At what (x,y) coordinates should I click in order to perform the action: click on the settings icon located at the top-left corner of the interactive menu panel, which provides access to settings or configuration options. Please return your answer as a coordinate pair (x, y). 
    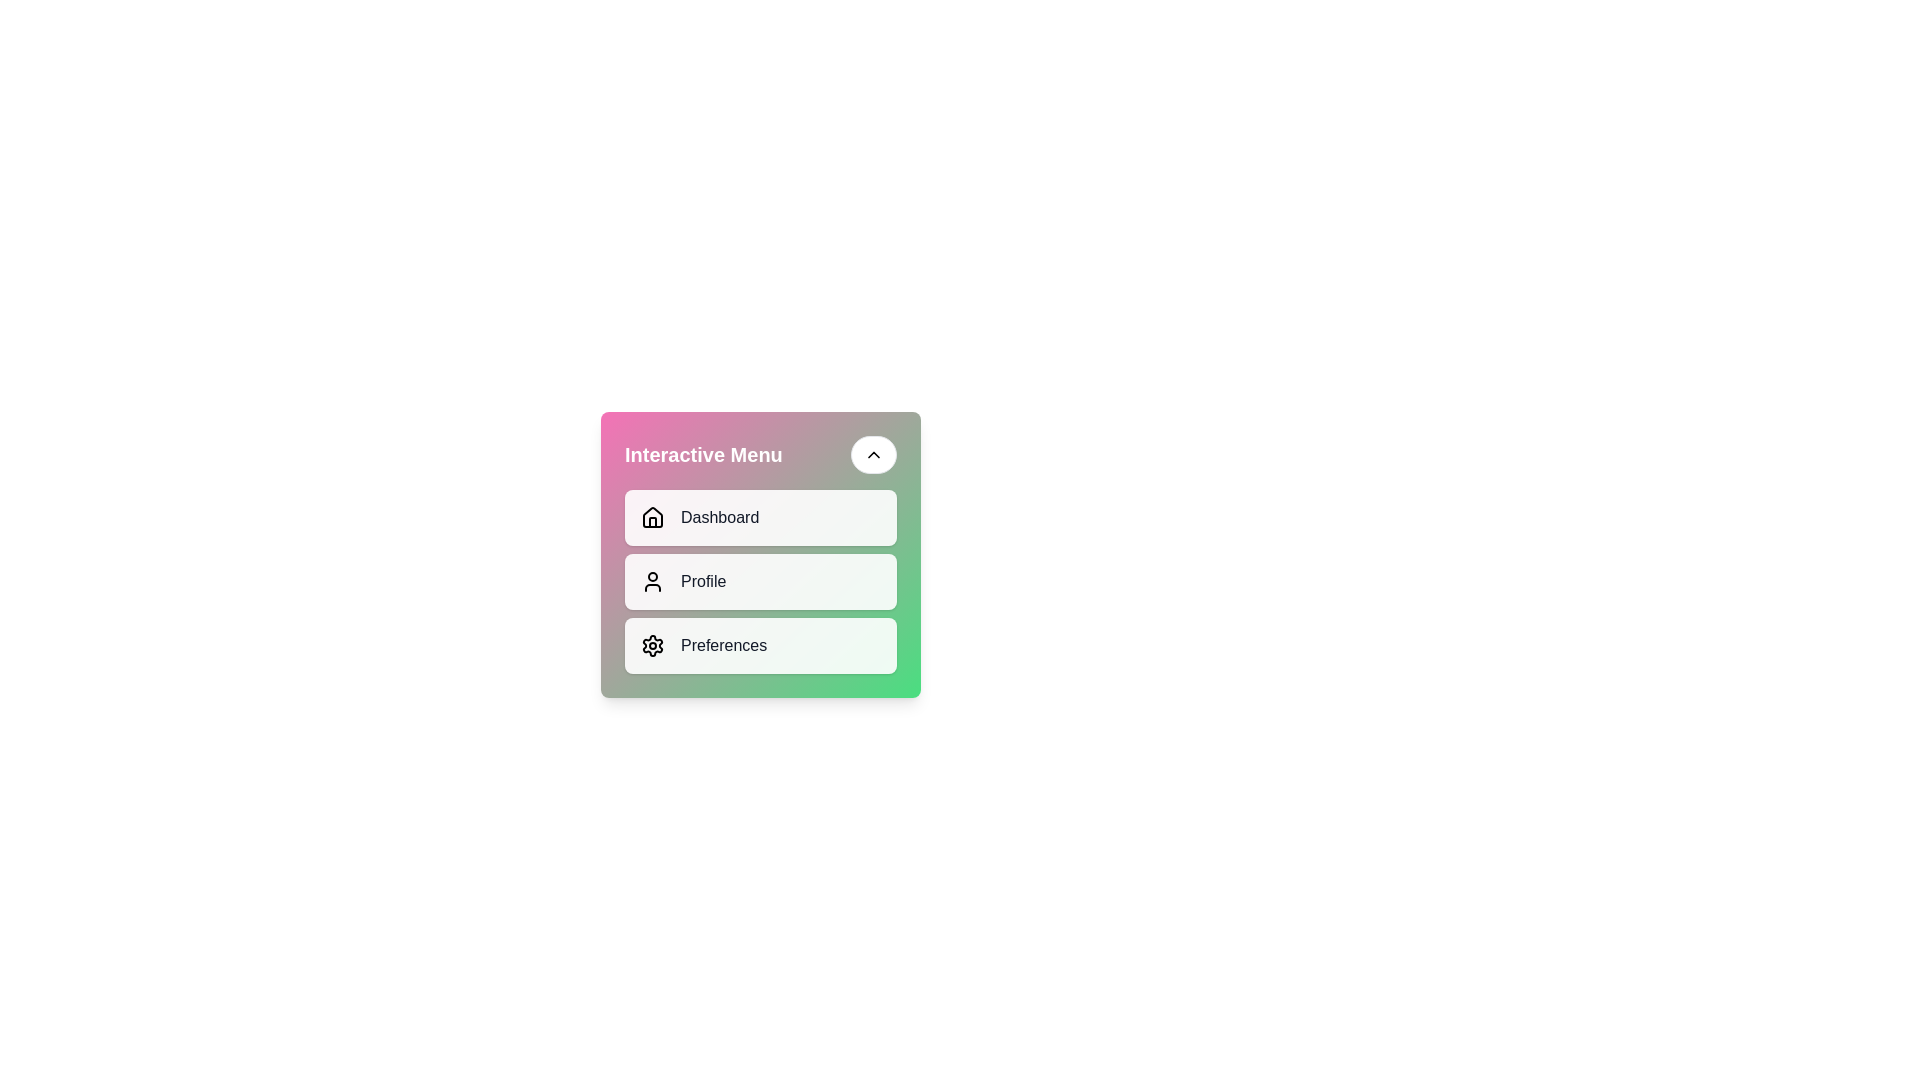
    Looking at the image, I should click on (652, 645).